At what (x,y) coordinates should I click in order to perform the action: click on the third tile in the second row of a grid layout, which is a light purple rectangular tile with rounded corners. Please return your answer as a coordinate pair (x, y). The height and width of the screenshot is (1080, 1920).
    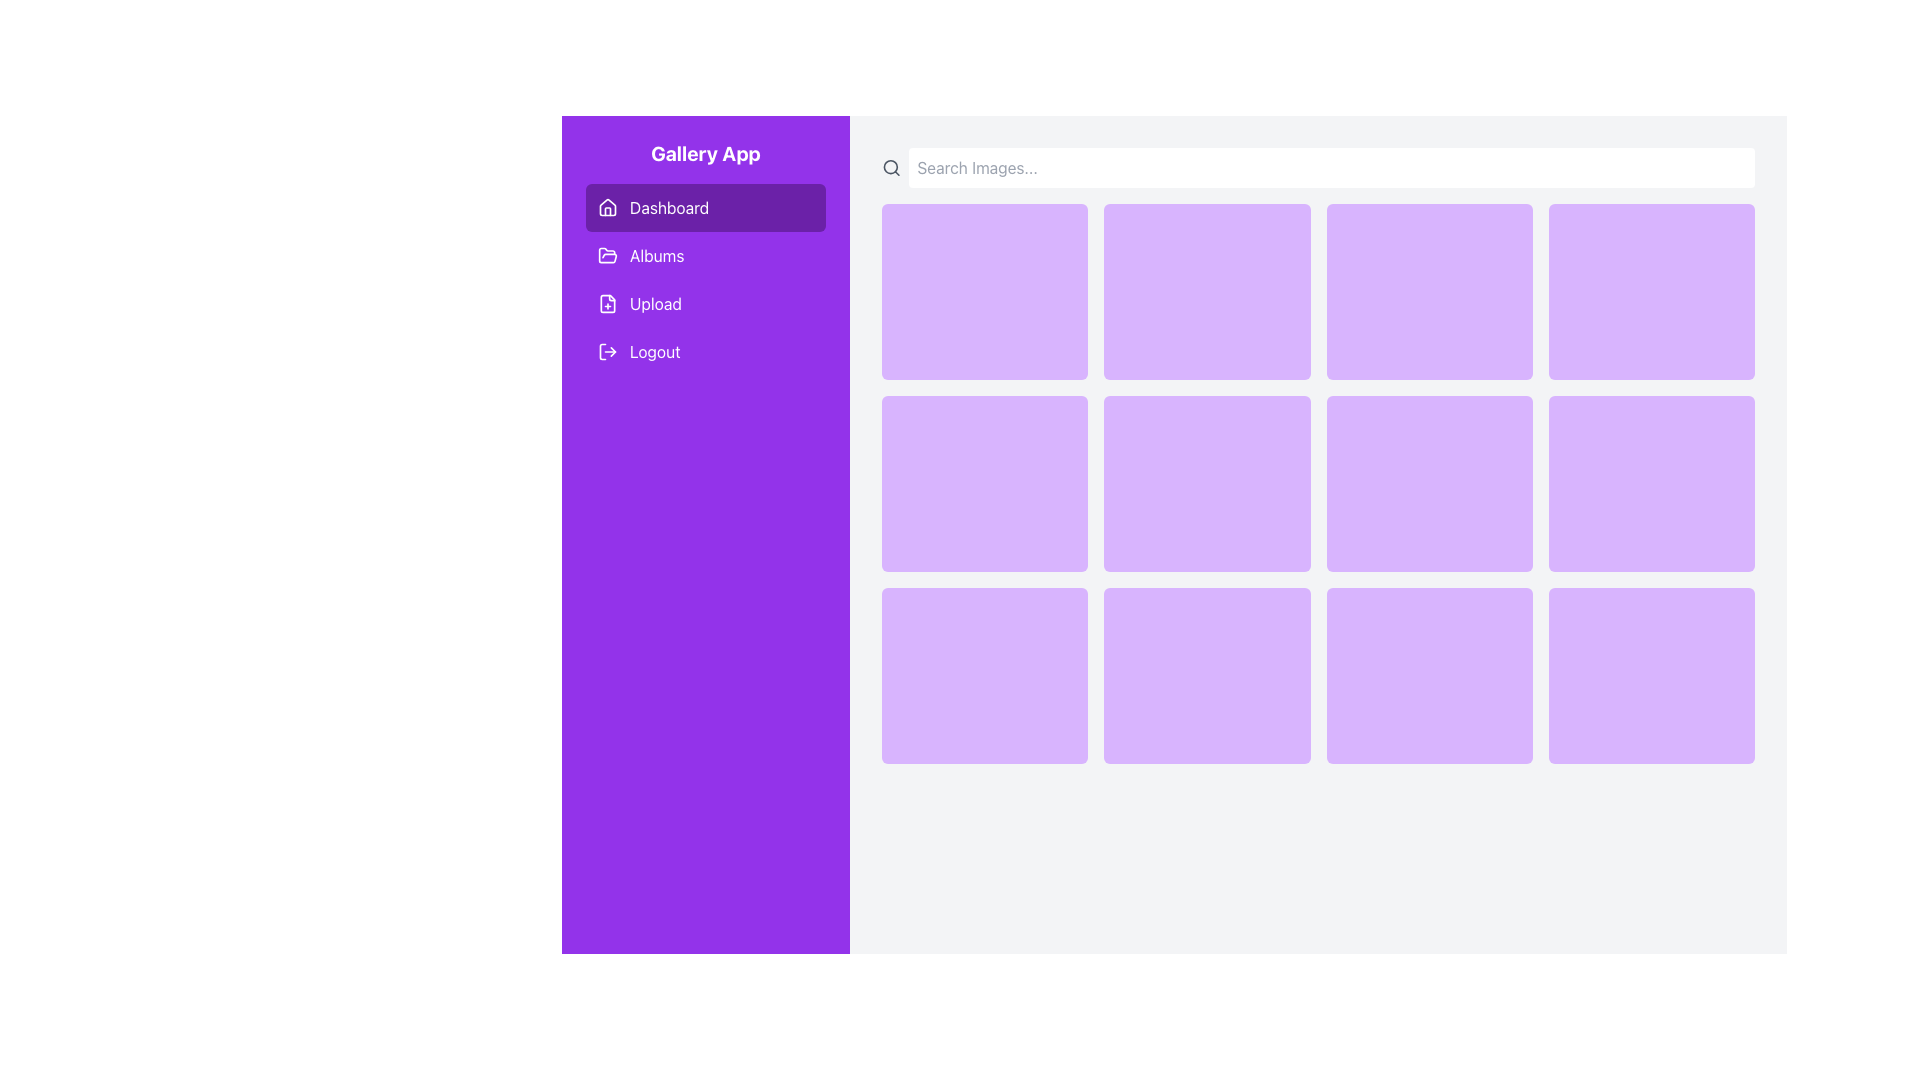
    Looking at the image, I should click on (1428, 483).